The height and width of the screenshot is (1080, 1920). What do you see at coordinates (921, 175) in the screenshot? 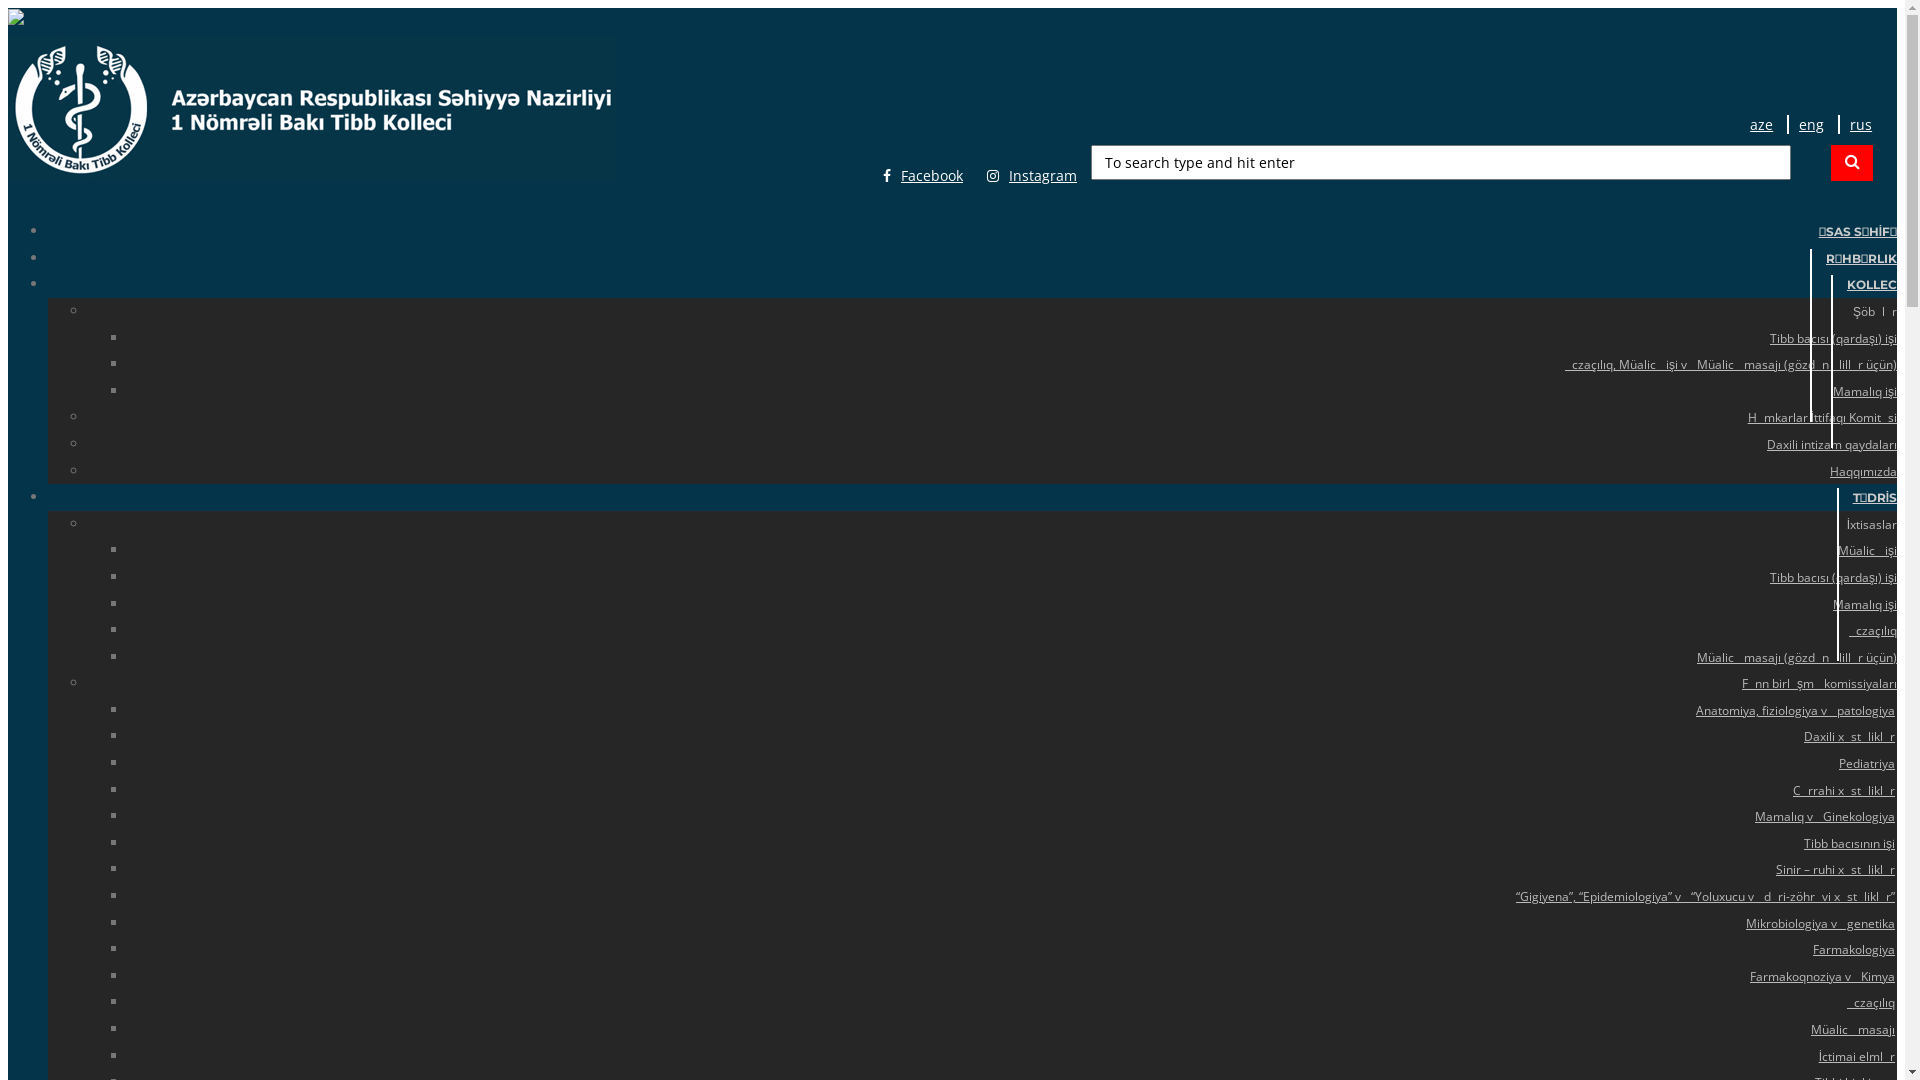
I see `'Facebook'` at bounding box center [921, 175].